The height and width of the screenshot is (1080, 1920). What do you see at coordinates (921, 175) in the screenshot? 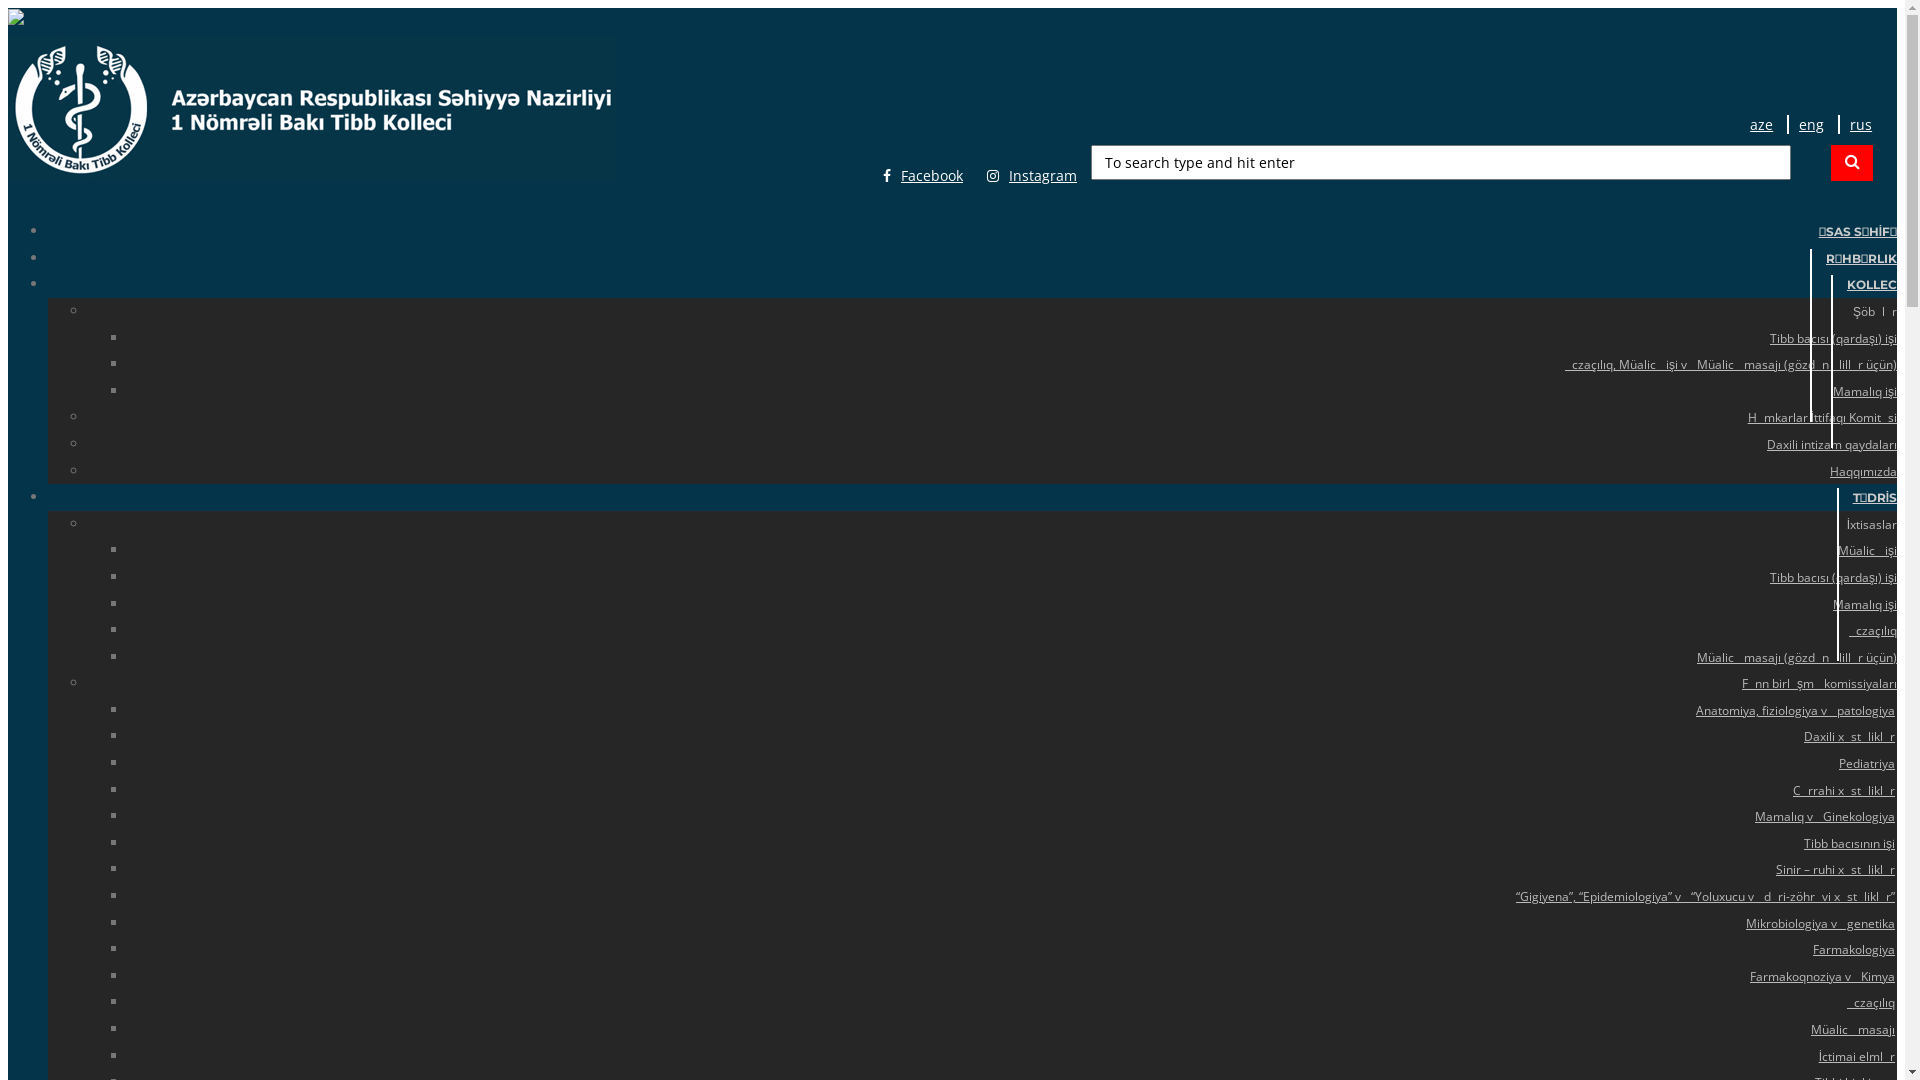
I see `'Facebook'` at bounding box center [921, 175].